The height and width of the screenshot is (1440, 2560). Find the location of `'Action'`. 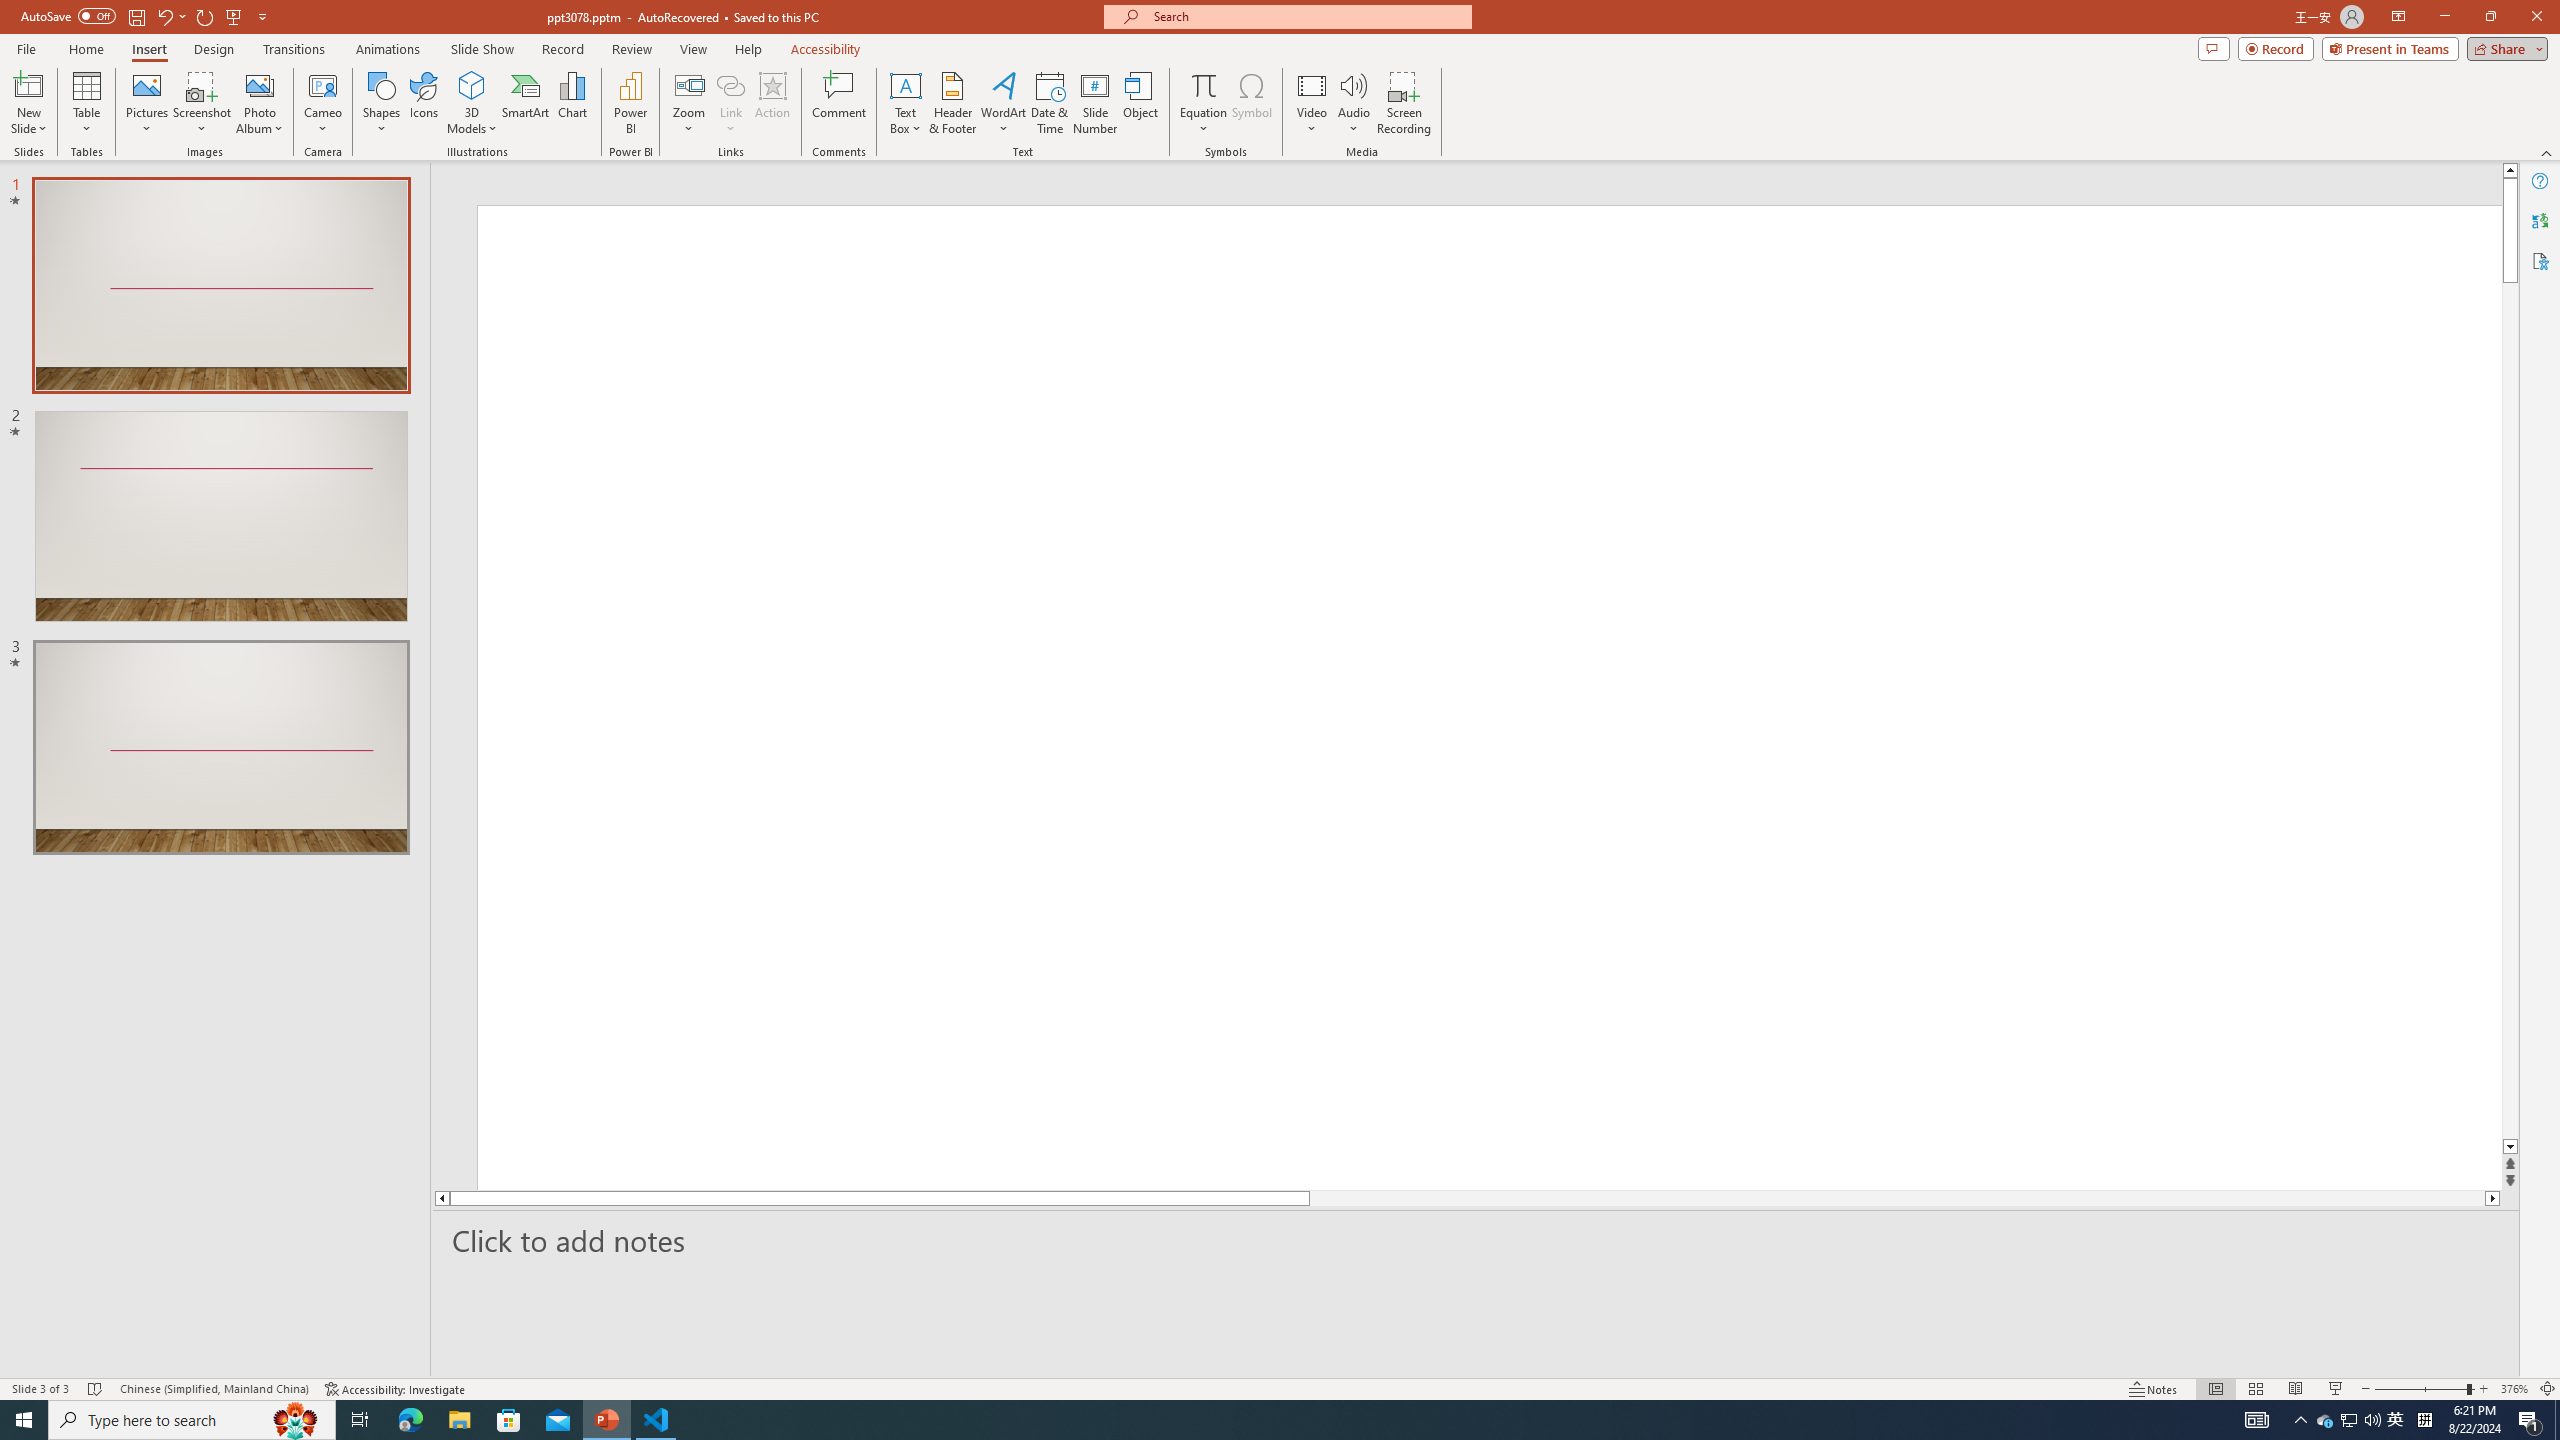

'Action' is located at coordinates (773, 103).